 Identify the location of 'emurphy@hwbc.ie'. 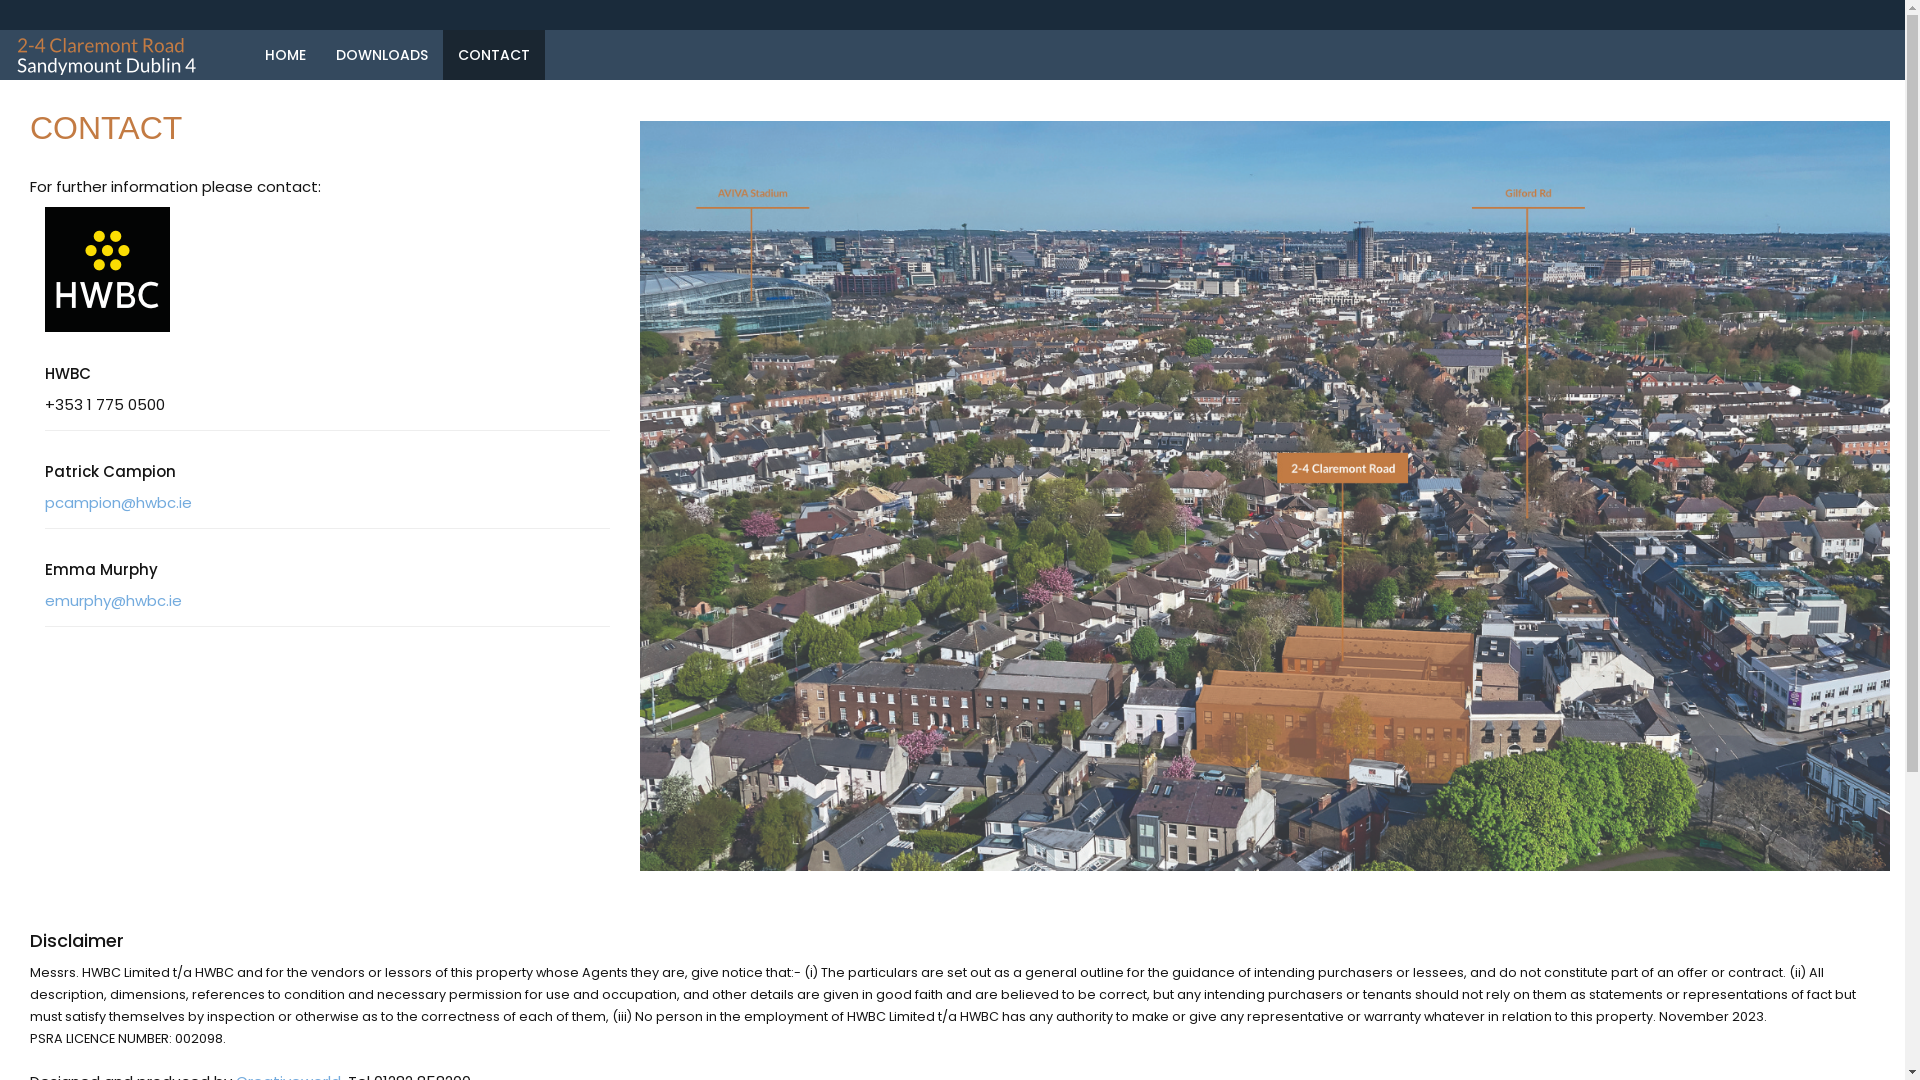
(112, 599).